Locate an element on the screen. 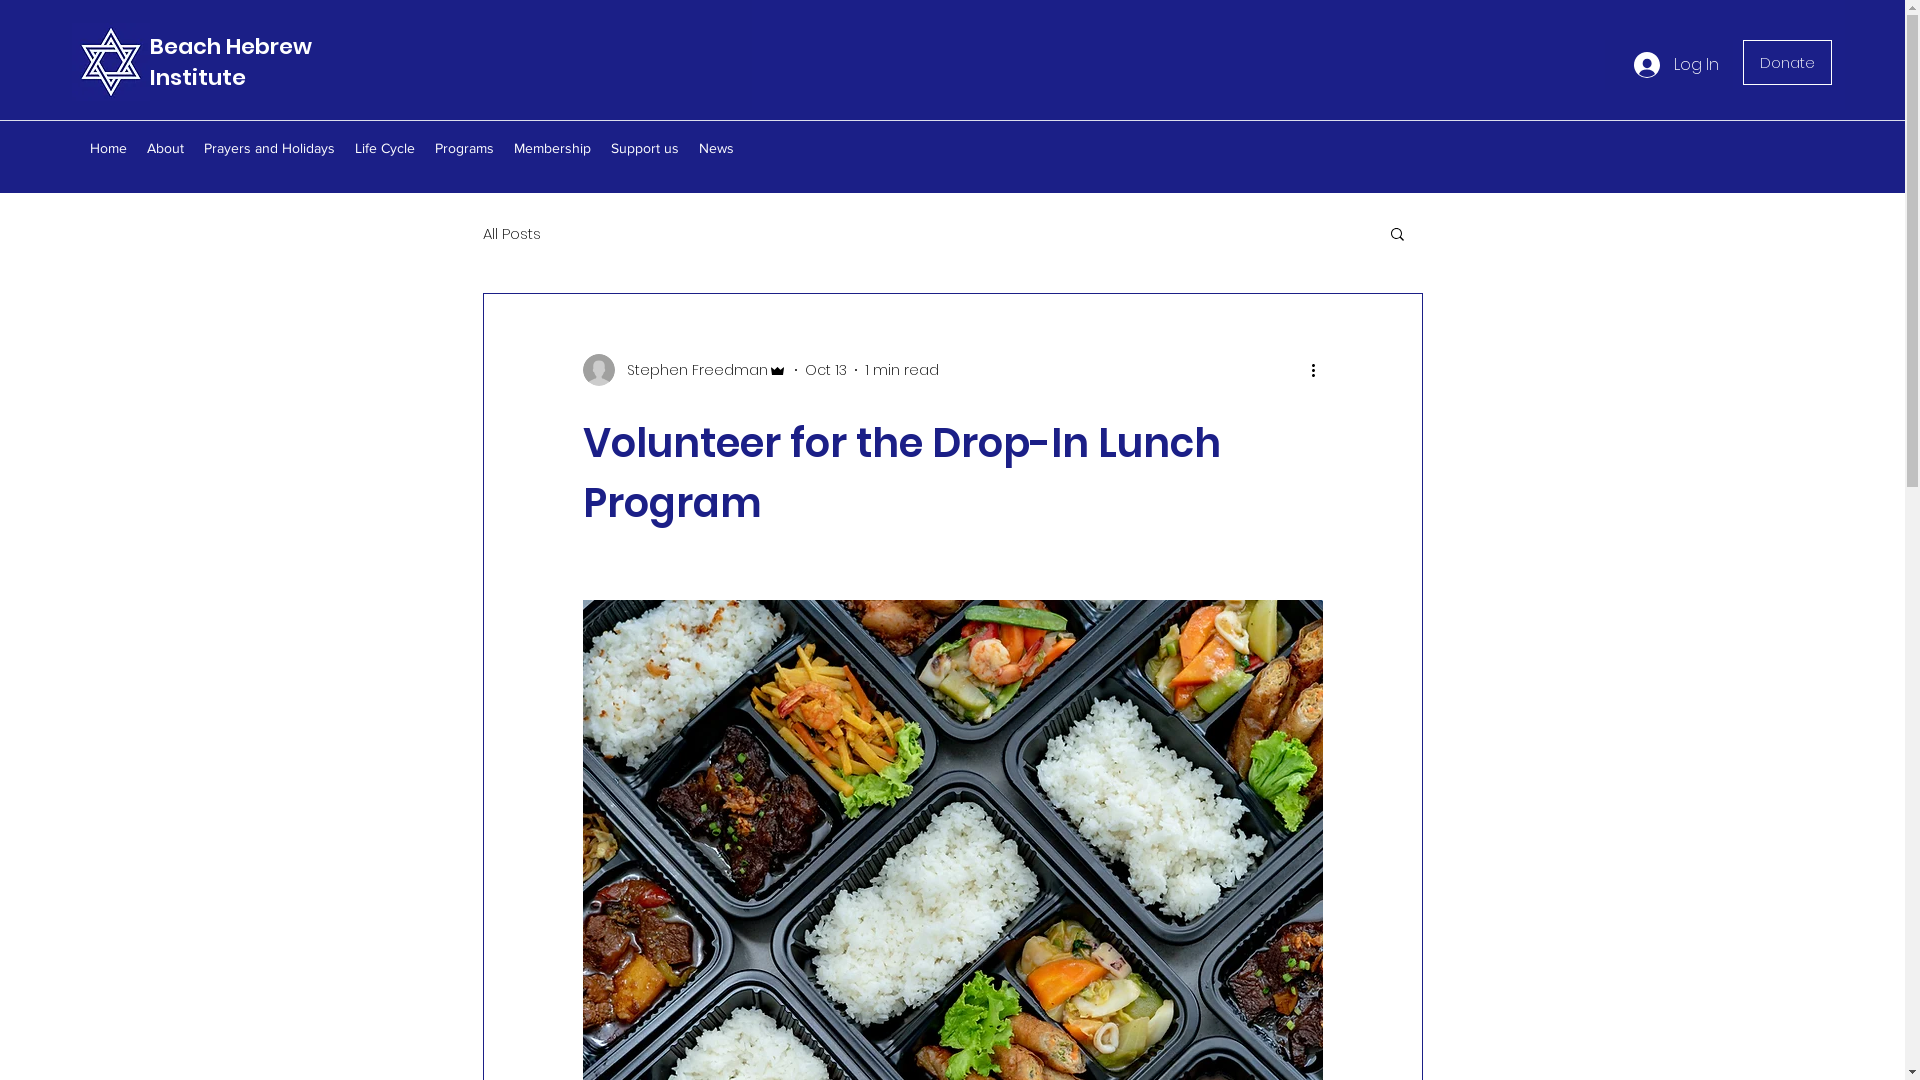 This screenshot has width=1920, height=1080. 'Stephen Freedman' is located at coordinates (683, 370).